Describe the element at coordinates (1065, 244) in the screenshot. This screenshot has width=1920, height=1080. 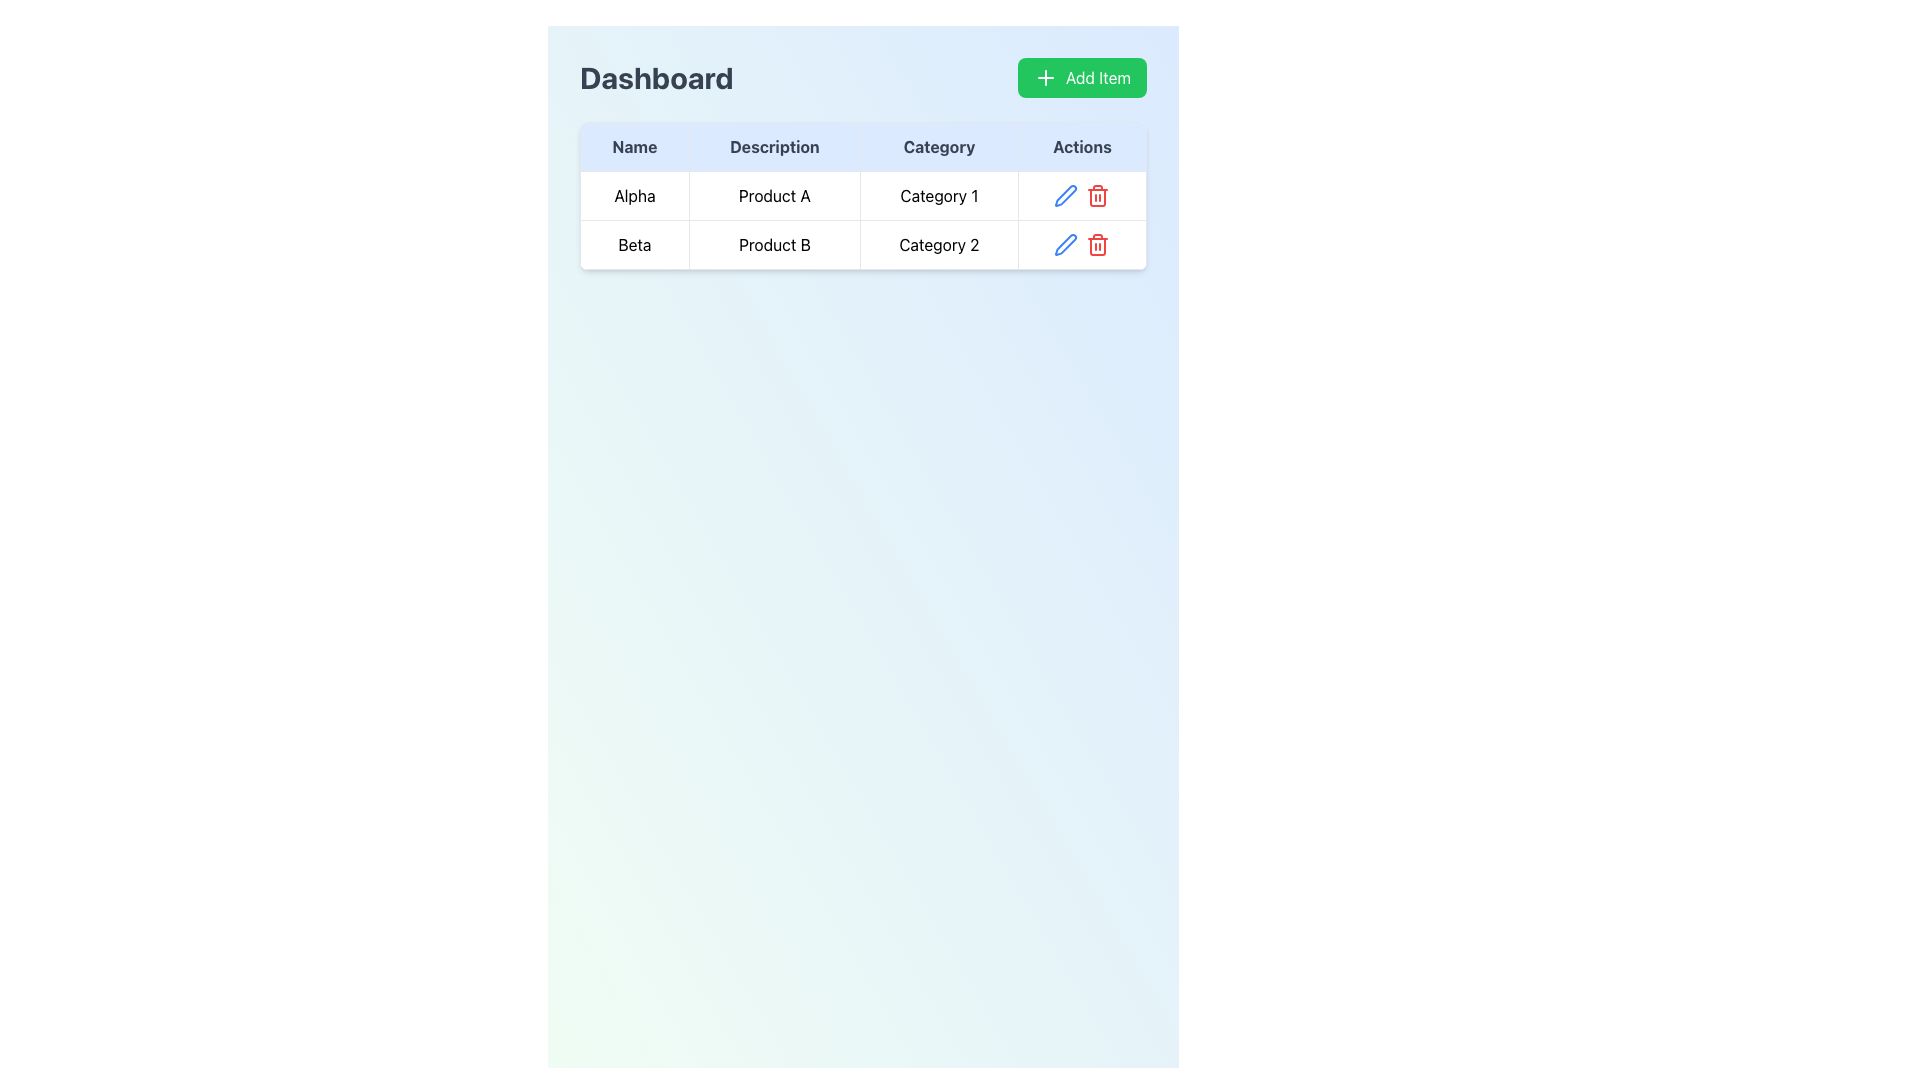
I see `the blue pen icon located in the 'Actions' column, second row of the table, to initiate editing` at that location.